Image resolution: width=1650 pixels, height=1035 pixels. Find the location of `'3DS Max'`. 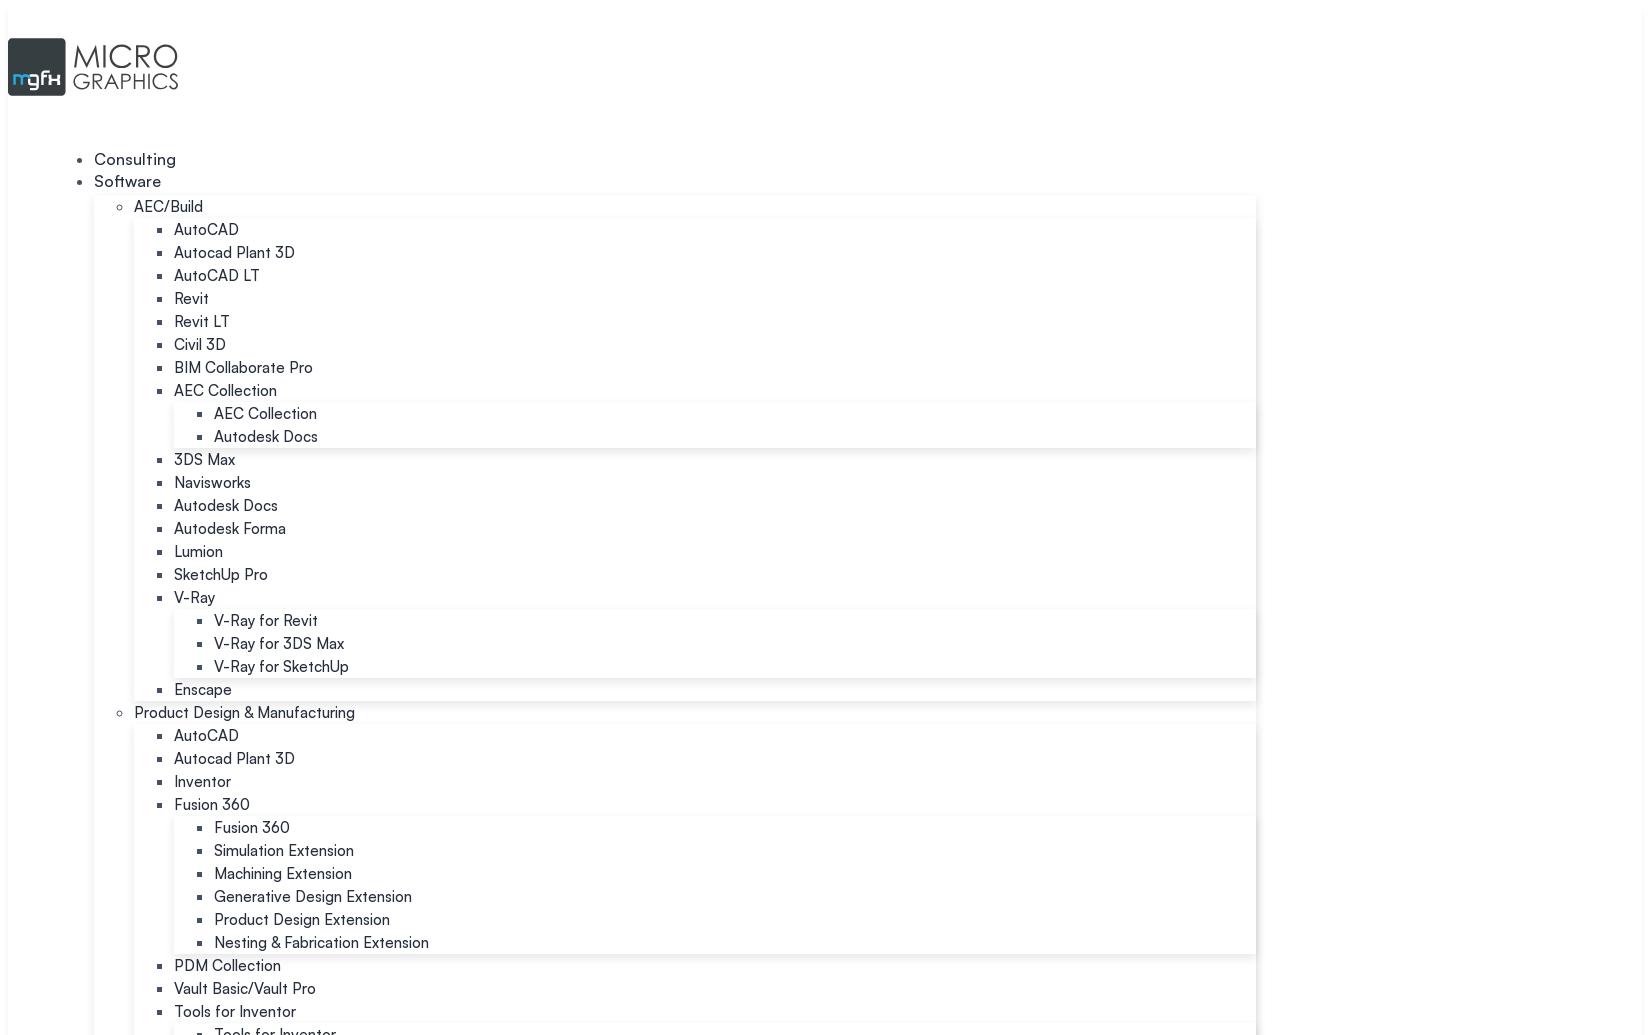

'3DS Max' is located at coordinates (204, 459).